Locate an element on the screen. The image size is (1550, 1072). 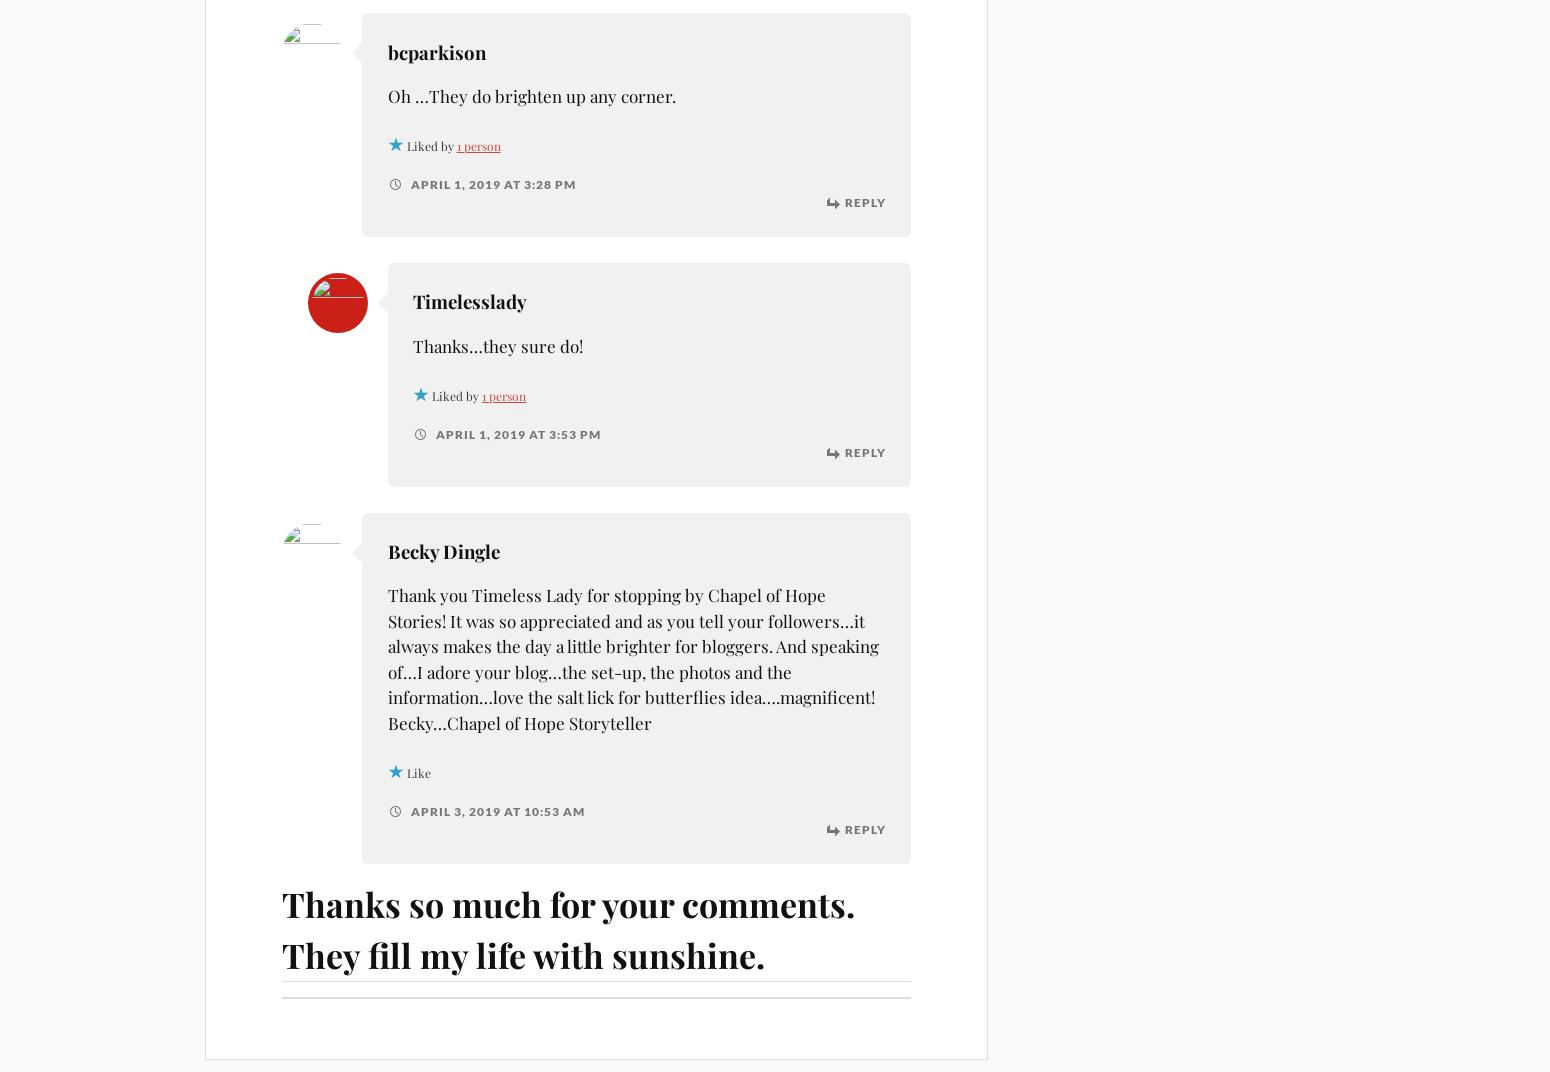
'Becky…Chapel of Hope Storyteller' is located at coordinates (386, 720).